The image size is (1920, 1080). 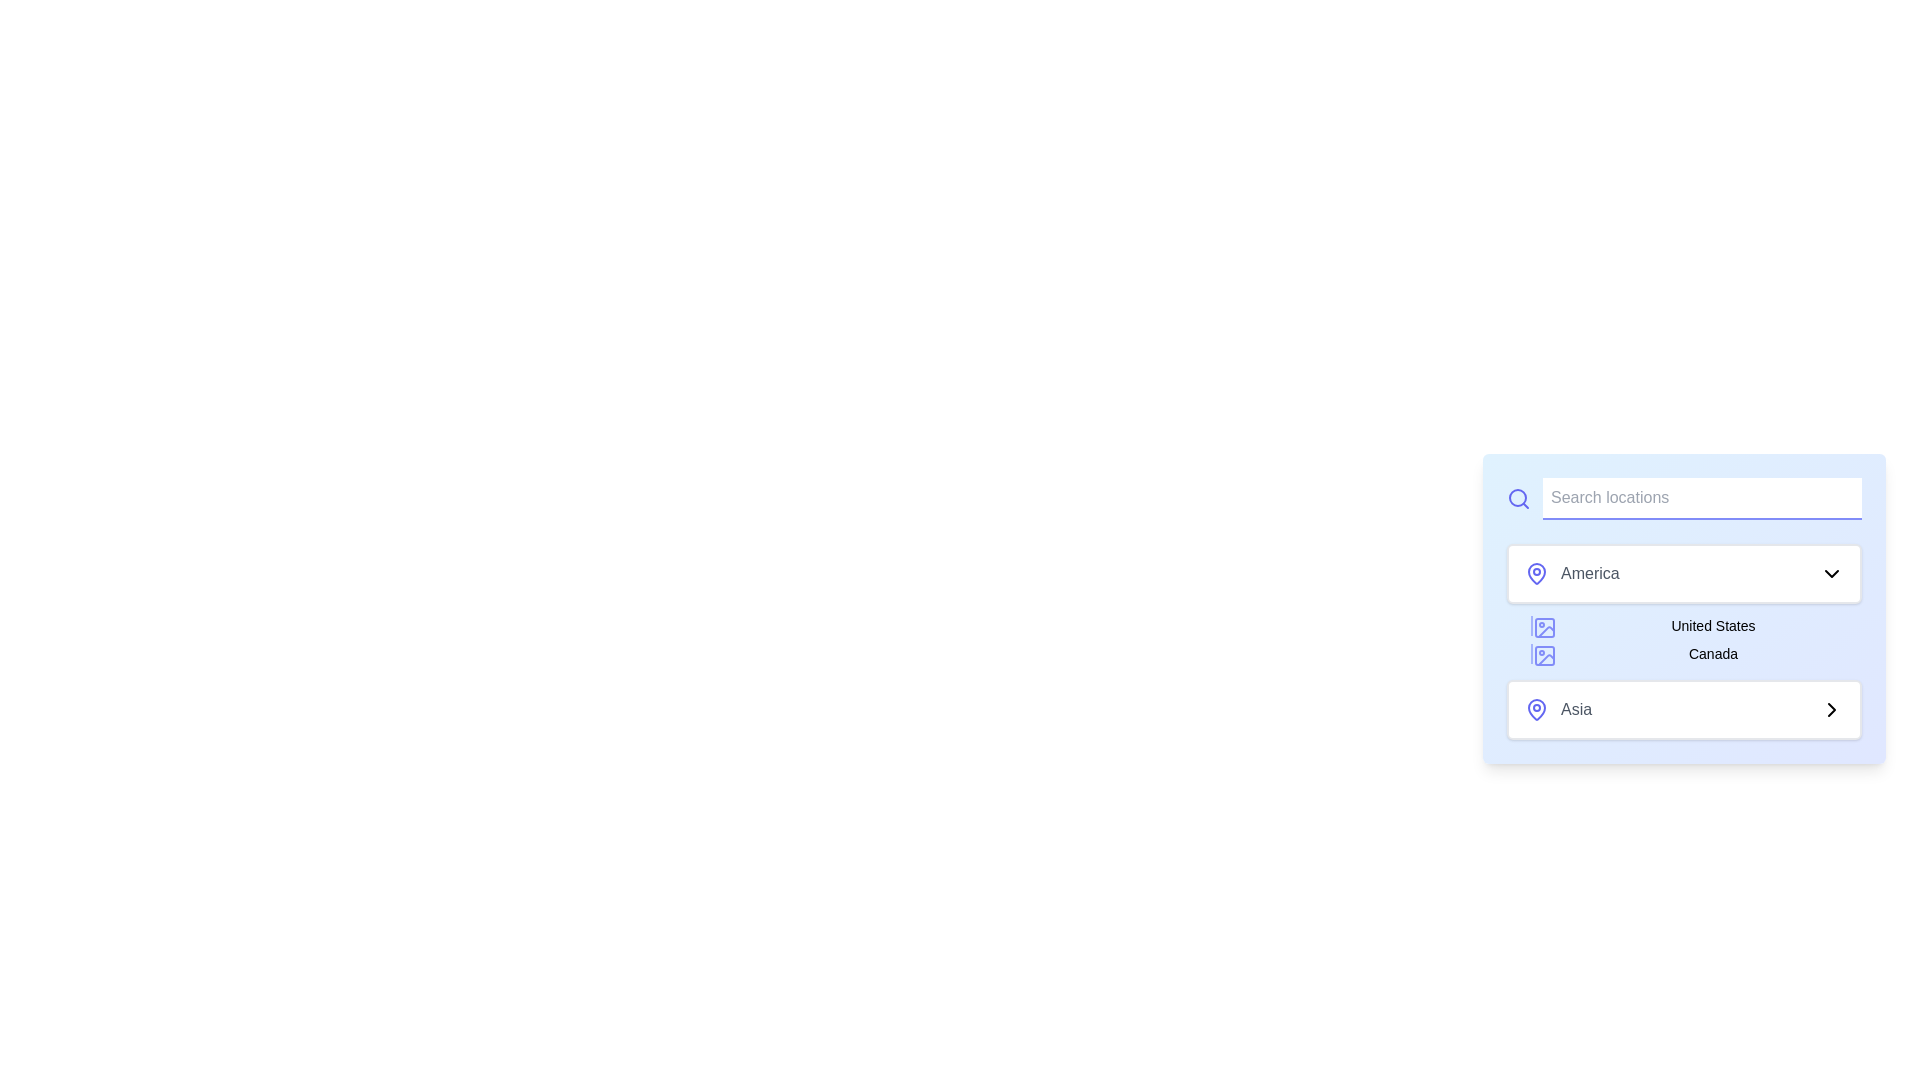 What do you see at coordinates (1544, 627) in the screenshot?
I see `the indigo picture frame icon located to the left of the text 'United States' in the 'America' category list item` at bounding box center [1544, 627].